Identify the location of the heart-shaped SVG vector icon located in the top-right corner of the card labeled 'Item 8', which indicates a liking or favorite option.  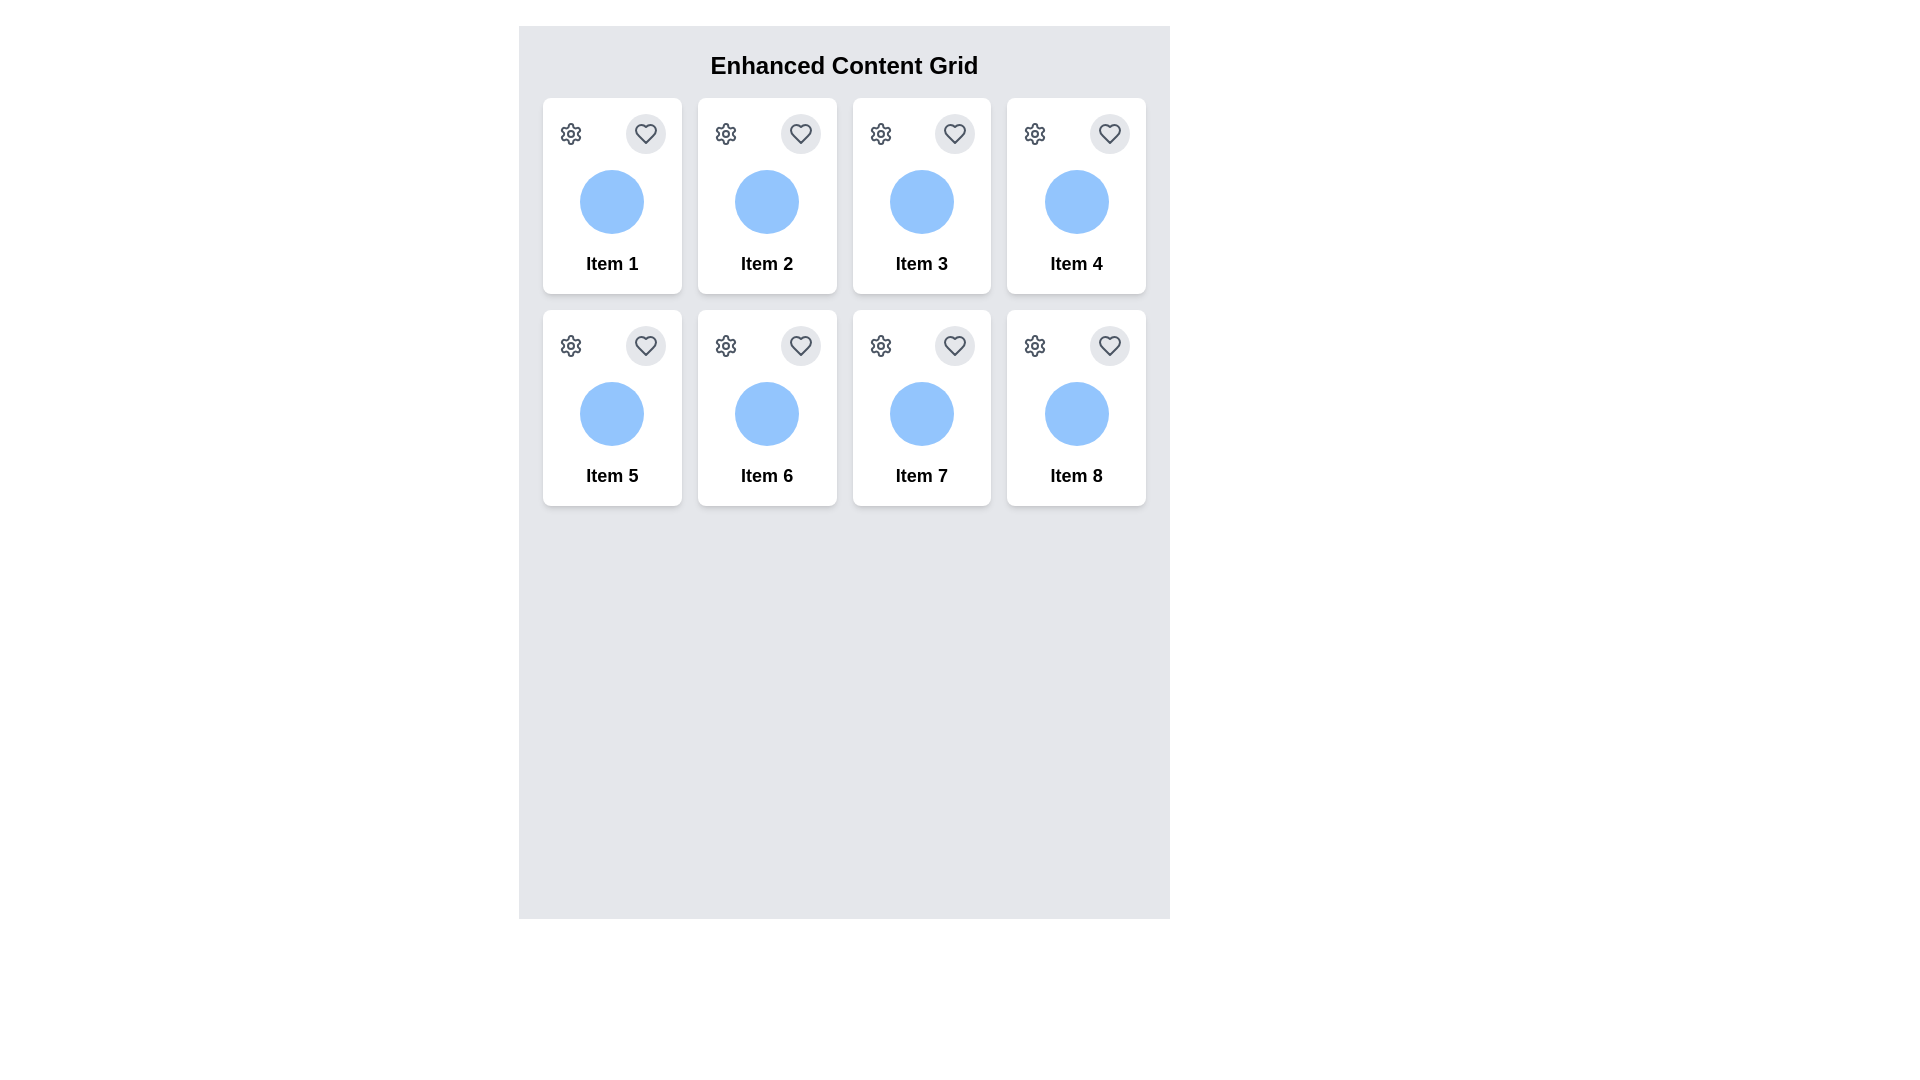
(1108, 345).